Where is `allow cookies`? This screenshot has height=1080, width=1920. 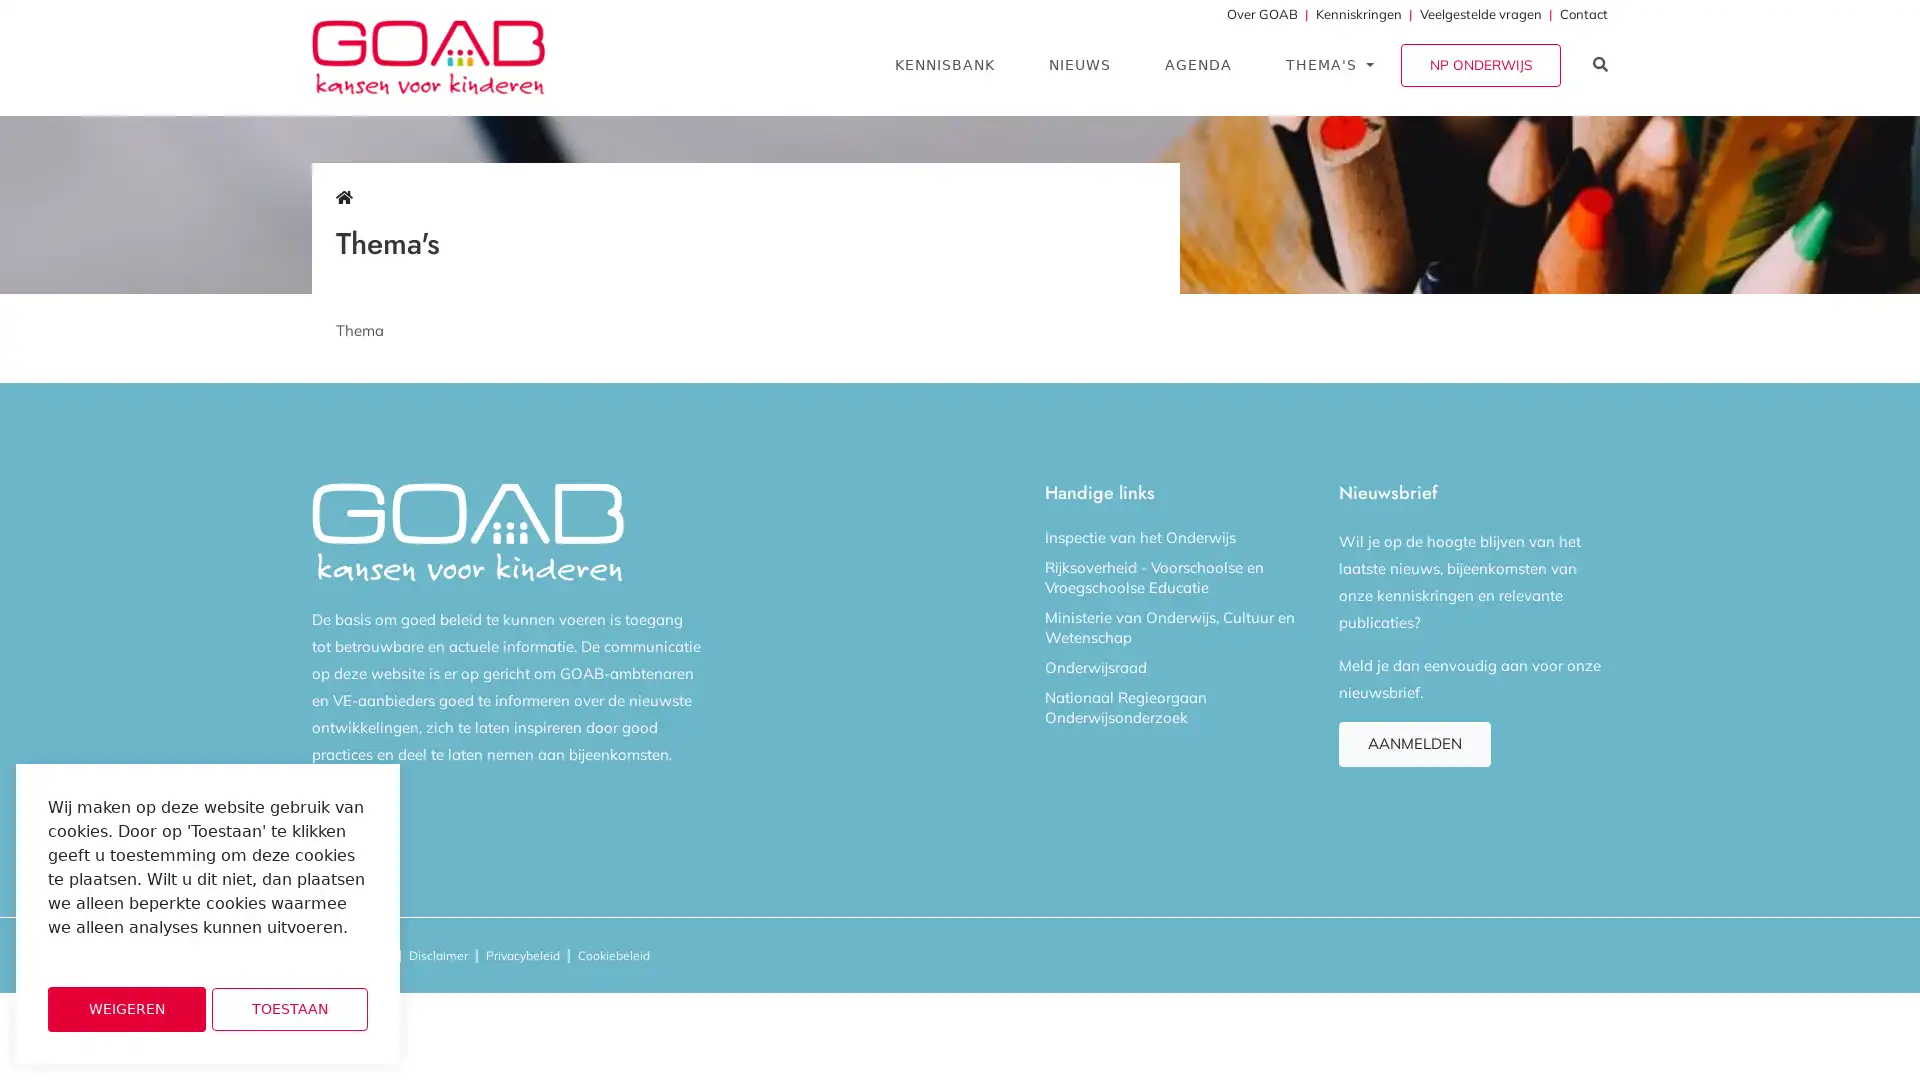
allow cookies is located at coordinates (288, 1009).